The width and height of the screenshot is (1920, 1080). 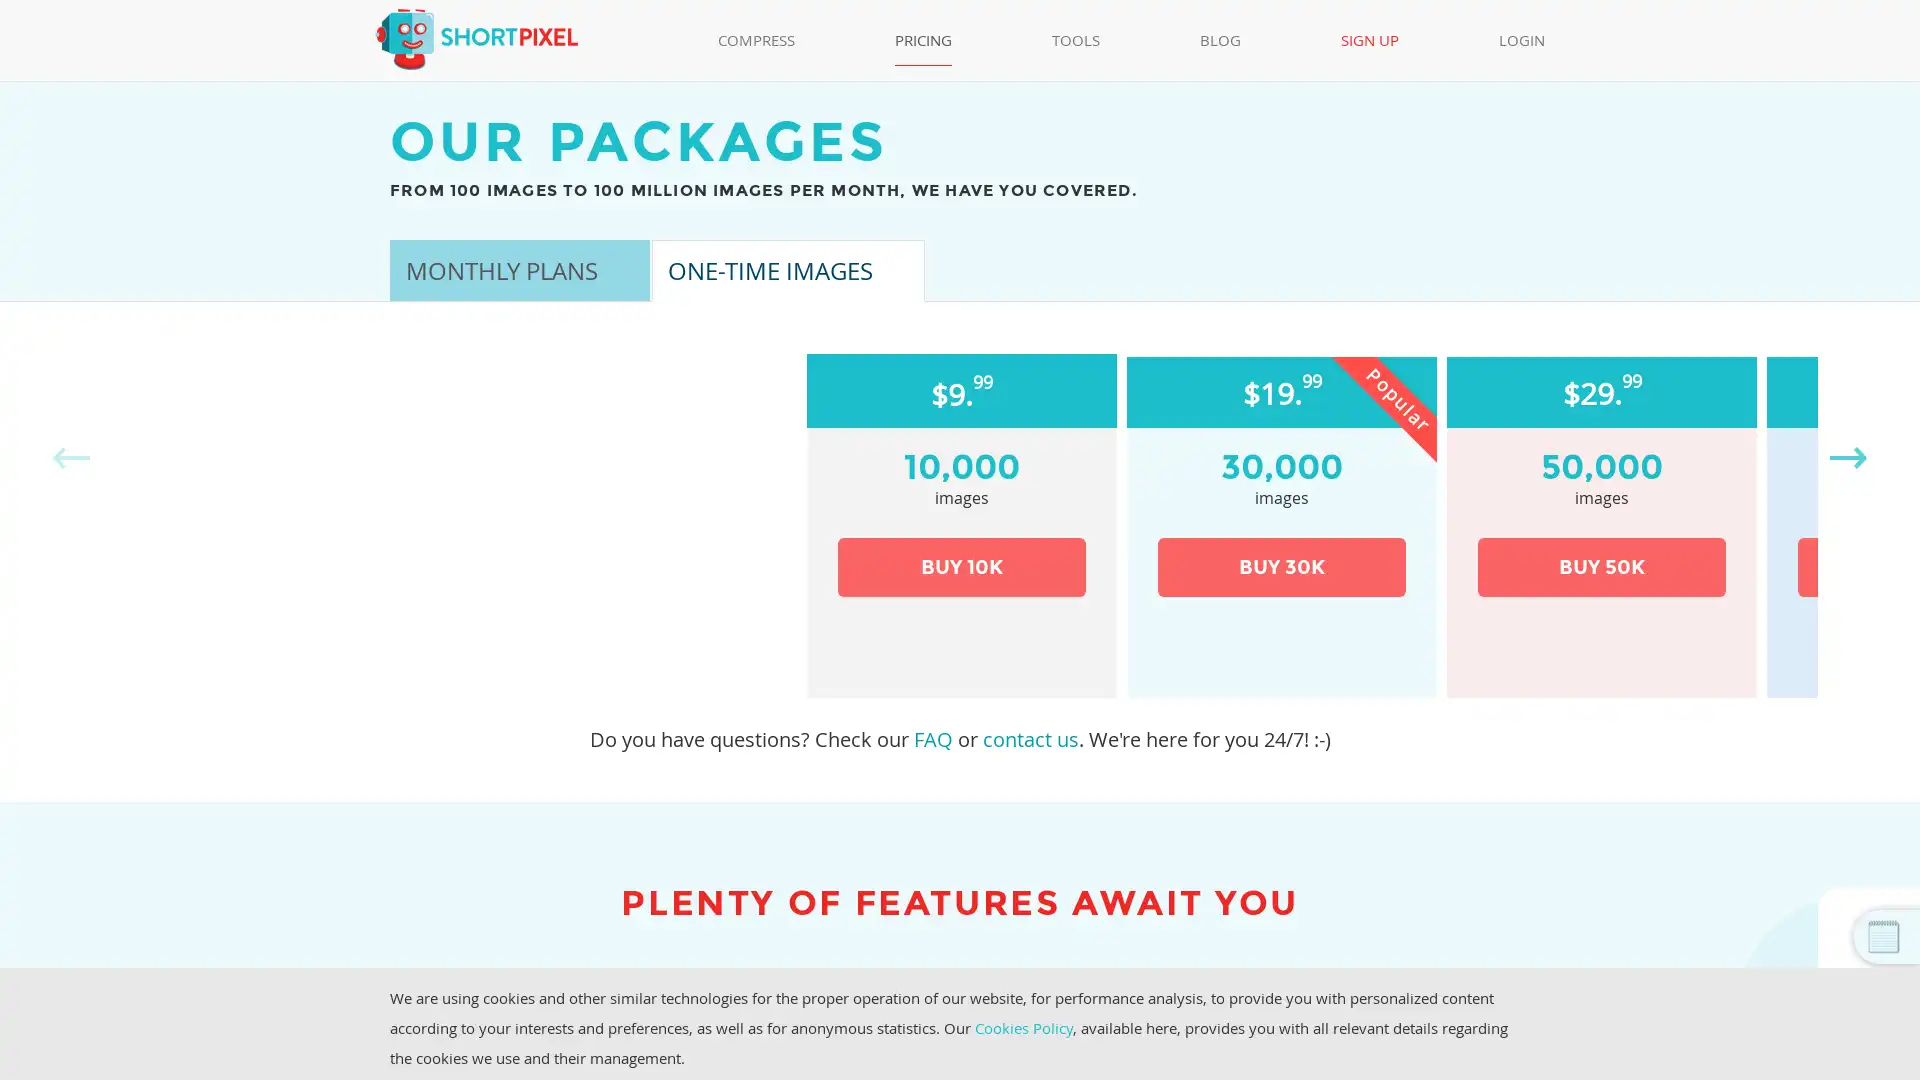 What do you see at coordinates (1602, 567) in the screenshot?
I see `BUY 50K` at bounding box center [1602, 567].